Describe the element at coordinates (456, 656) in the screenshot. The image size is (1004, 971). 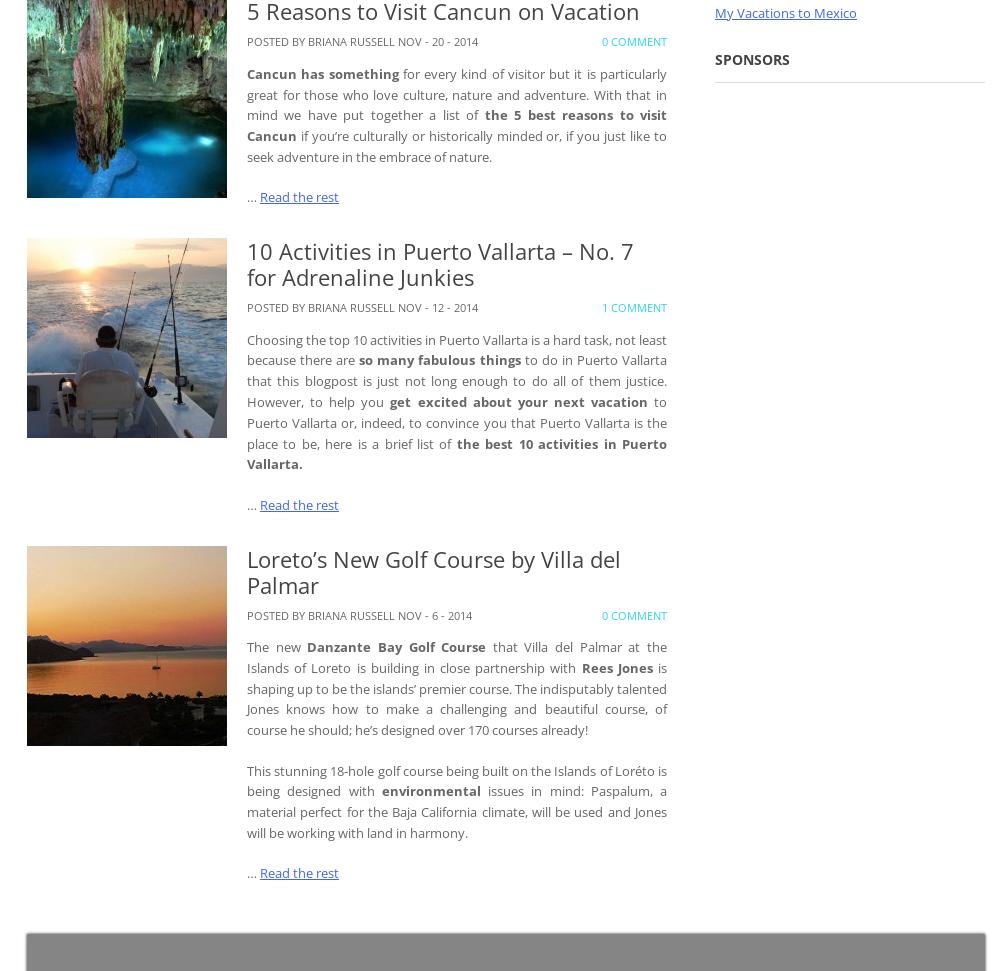
I see `'that Villa del Palmar at the Islands of Loreto is building in close partnership with'` at that location.